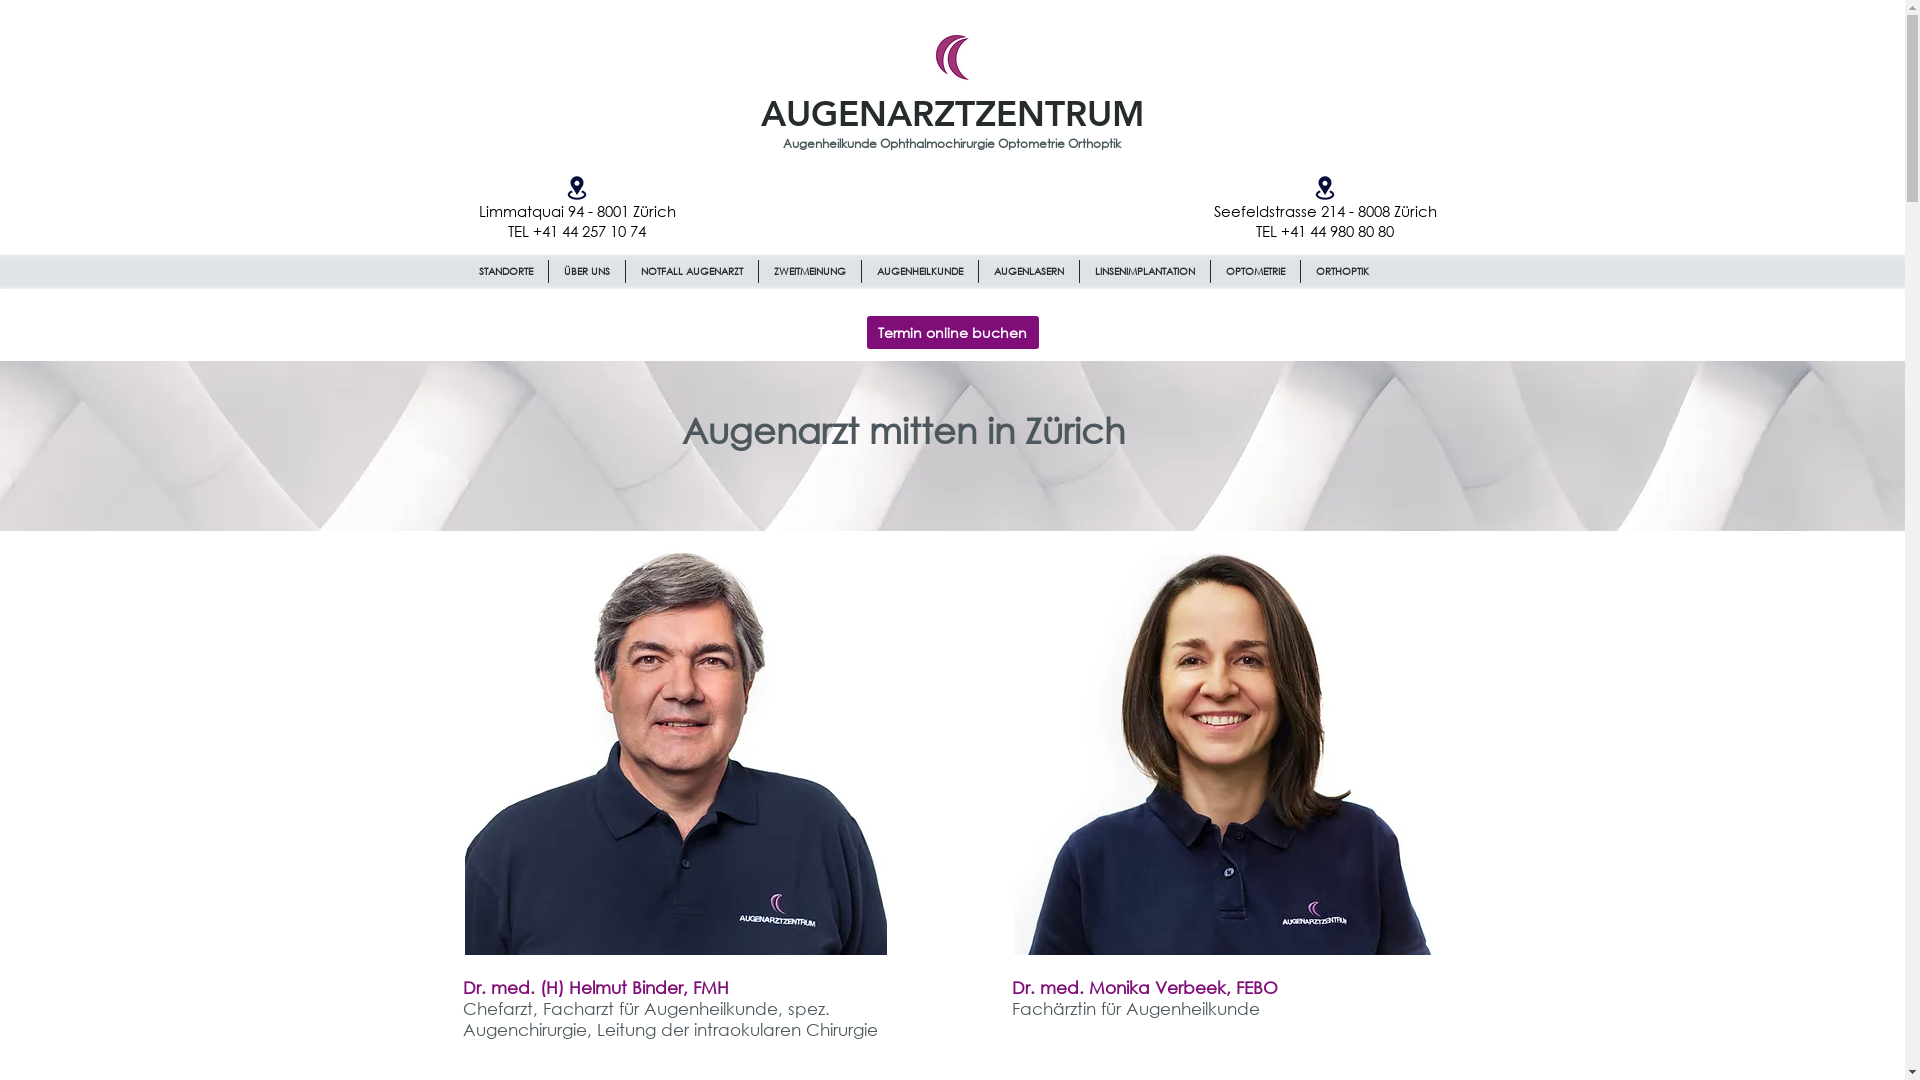 The image size is (1920, 1080). Describe the element at coordinates (950, 331) in the screenshot. I see `'Termin online buchen'` at that location.